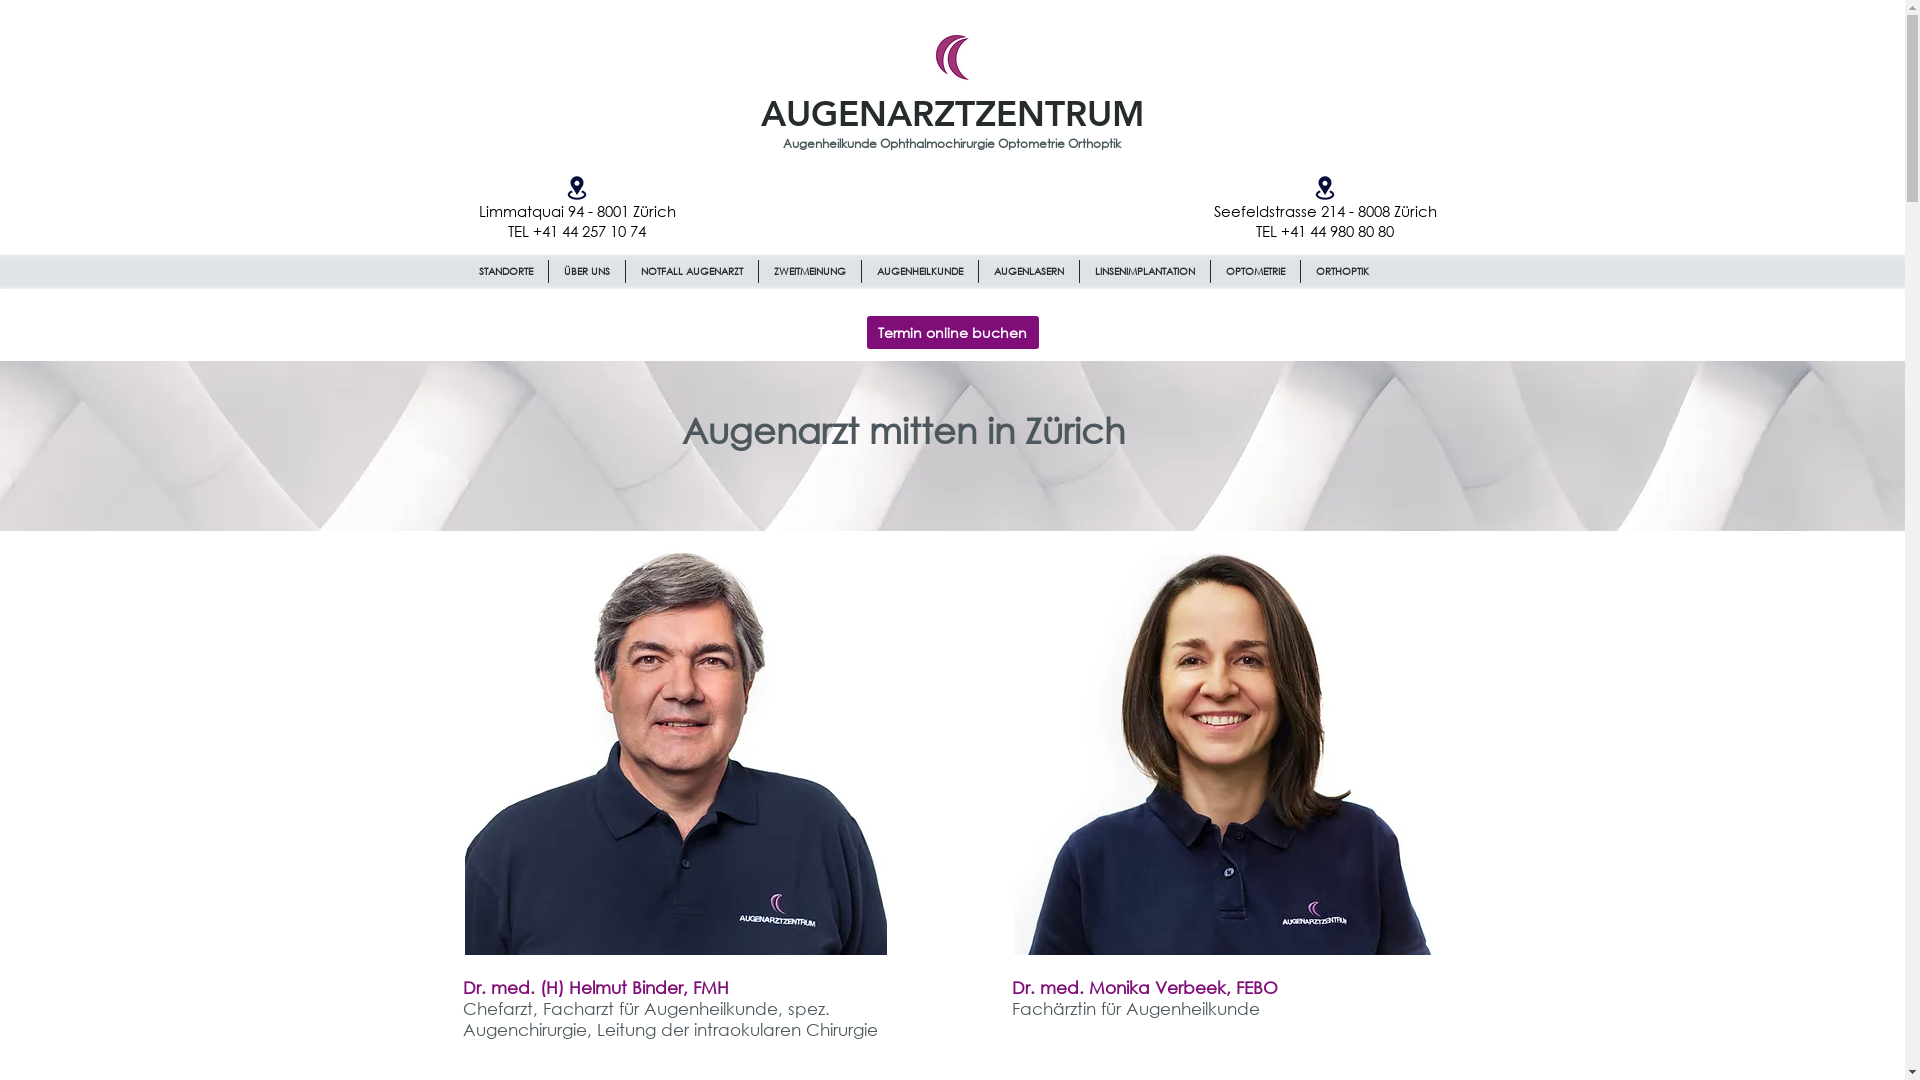 The image size is (1920, 1080). Describe the element at coordinates (950, 331) in the screenshot. I see `'Termin online buchen'` at that location.